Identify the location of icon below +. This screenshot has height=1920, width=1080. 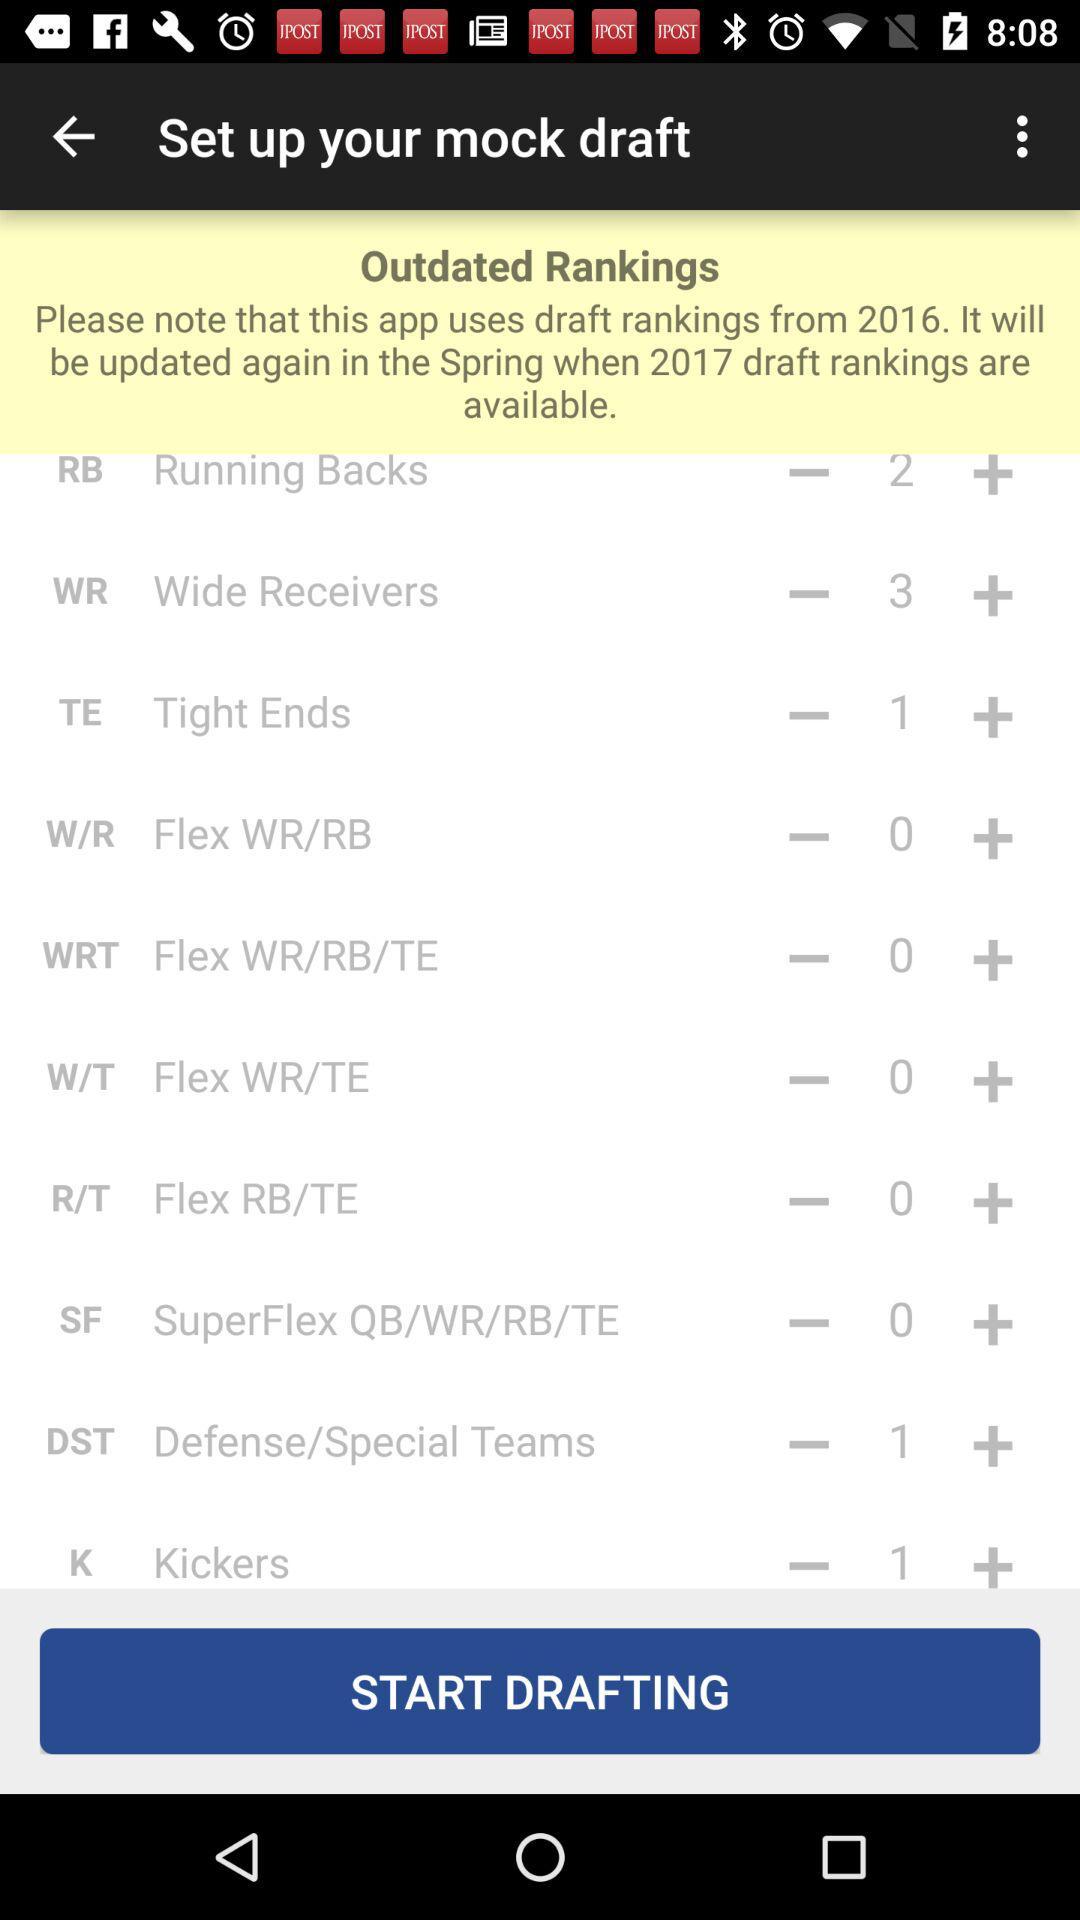
(992, 1548).